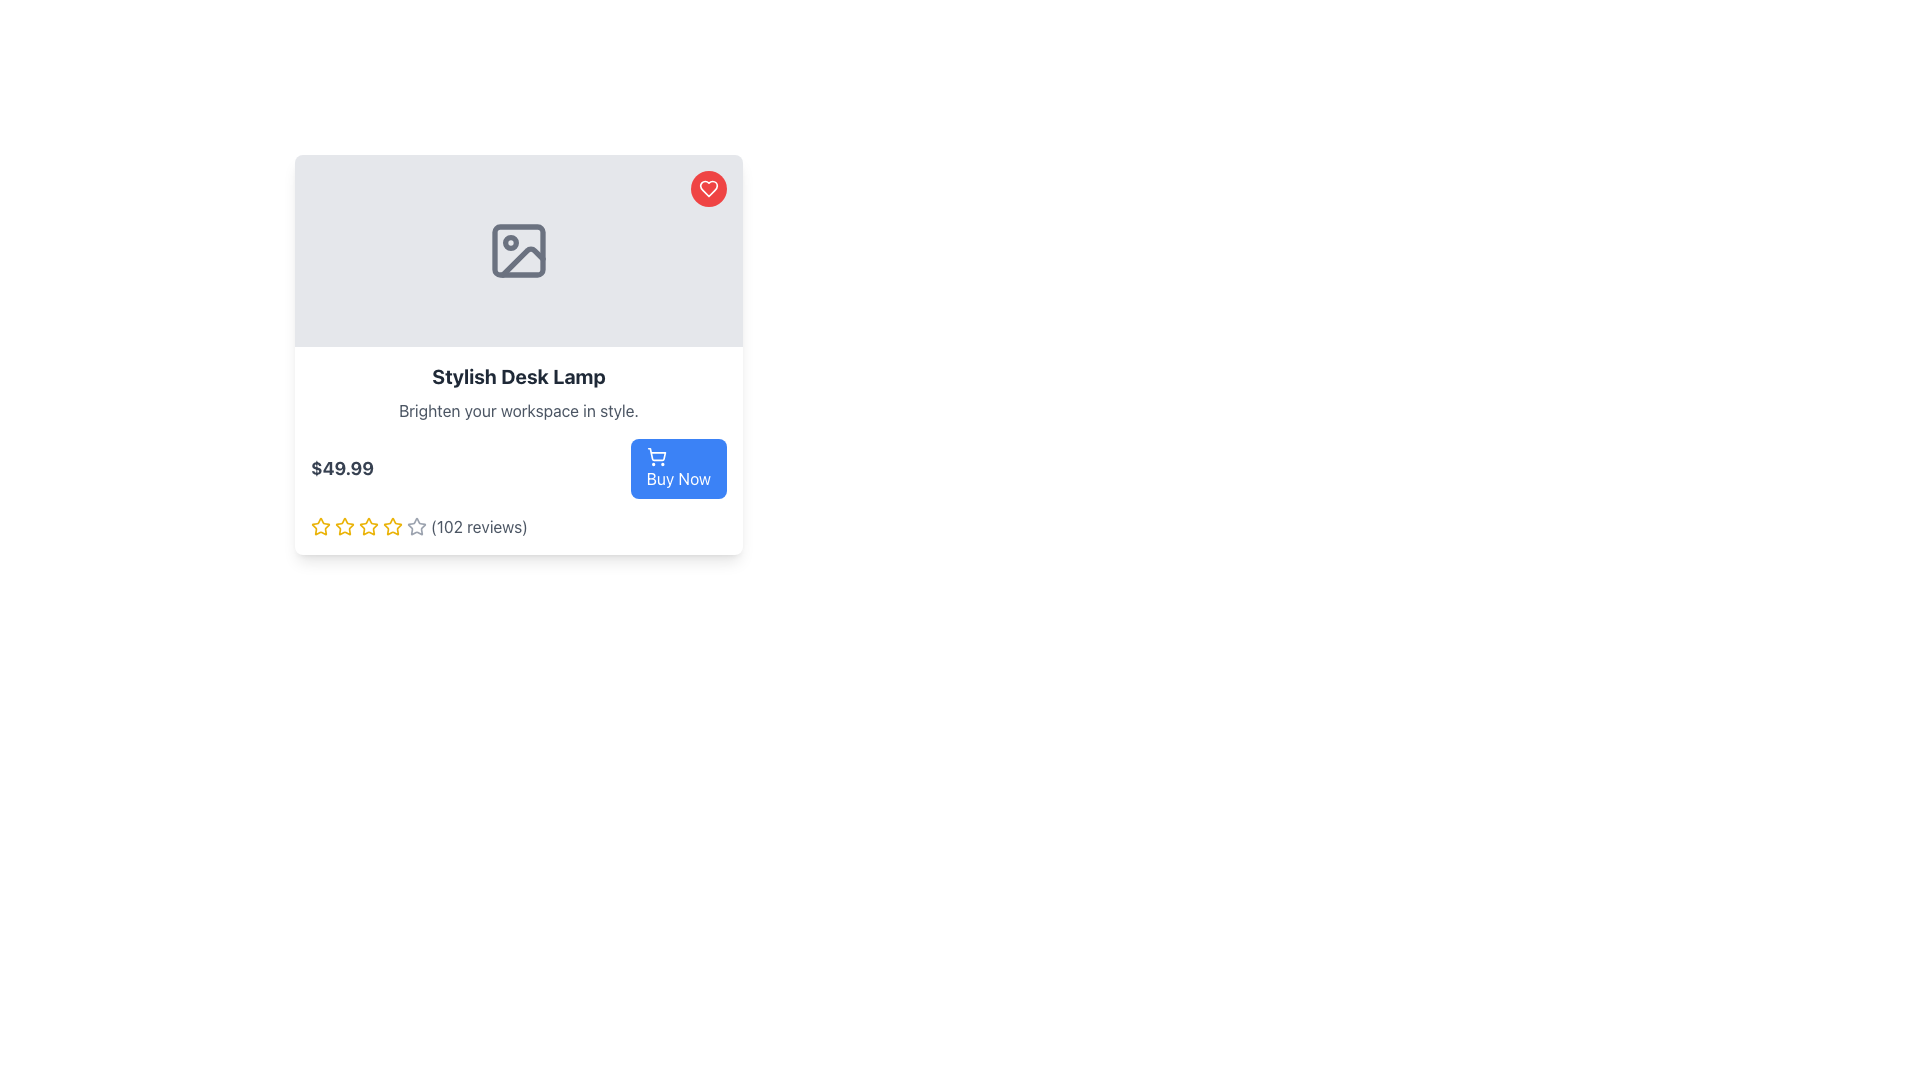  I want to click on the small circle element located in the top-left corner of the photo icon within the SVG graphic, which is the second component among its children, so click(510, 242).